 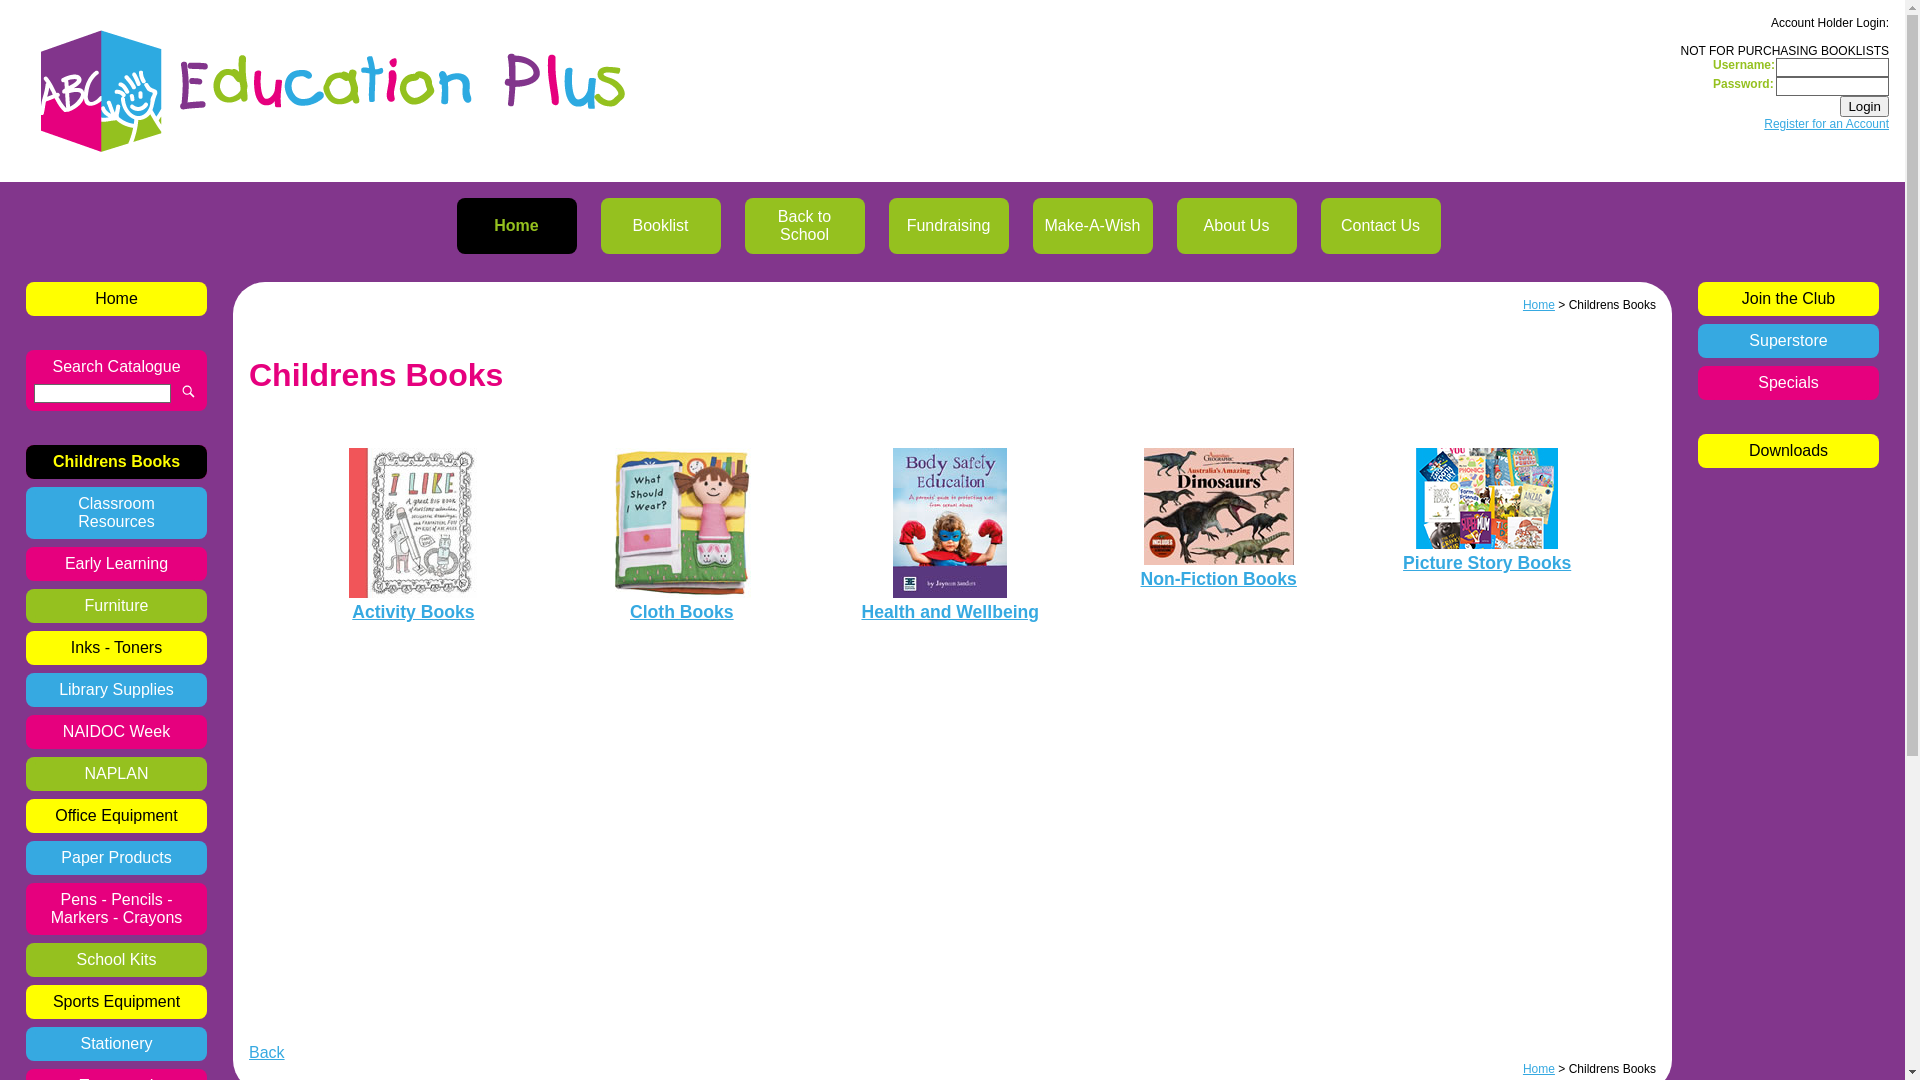 I want to click on 'Pens - Pencils - Markers - Crayons', so click(x=115, y=909).